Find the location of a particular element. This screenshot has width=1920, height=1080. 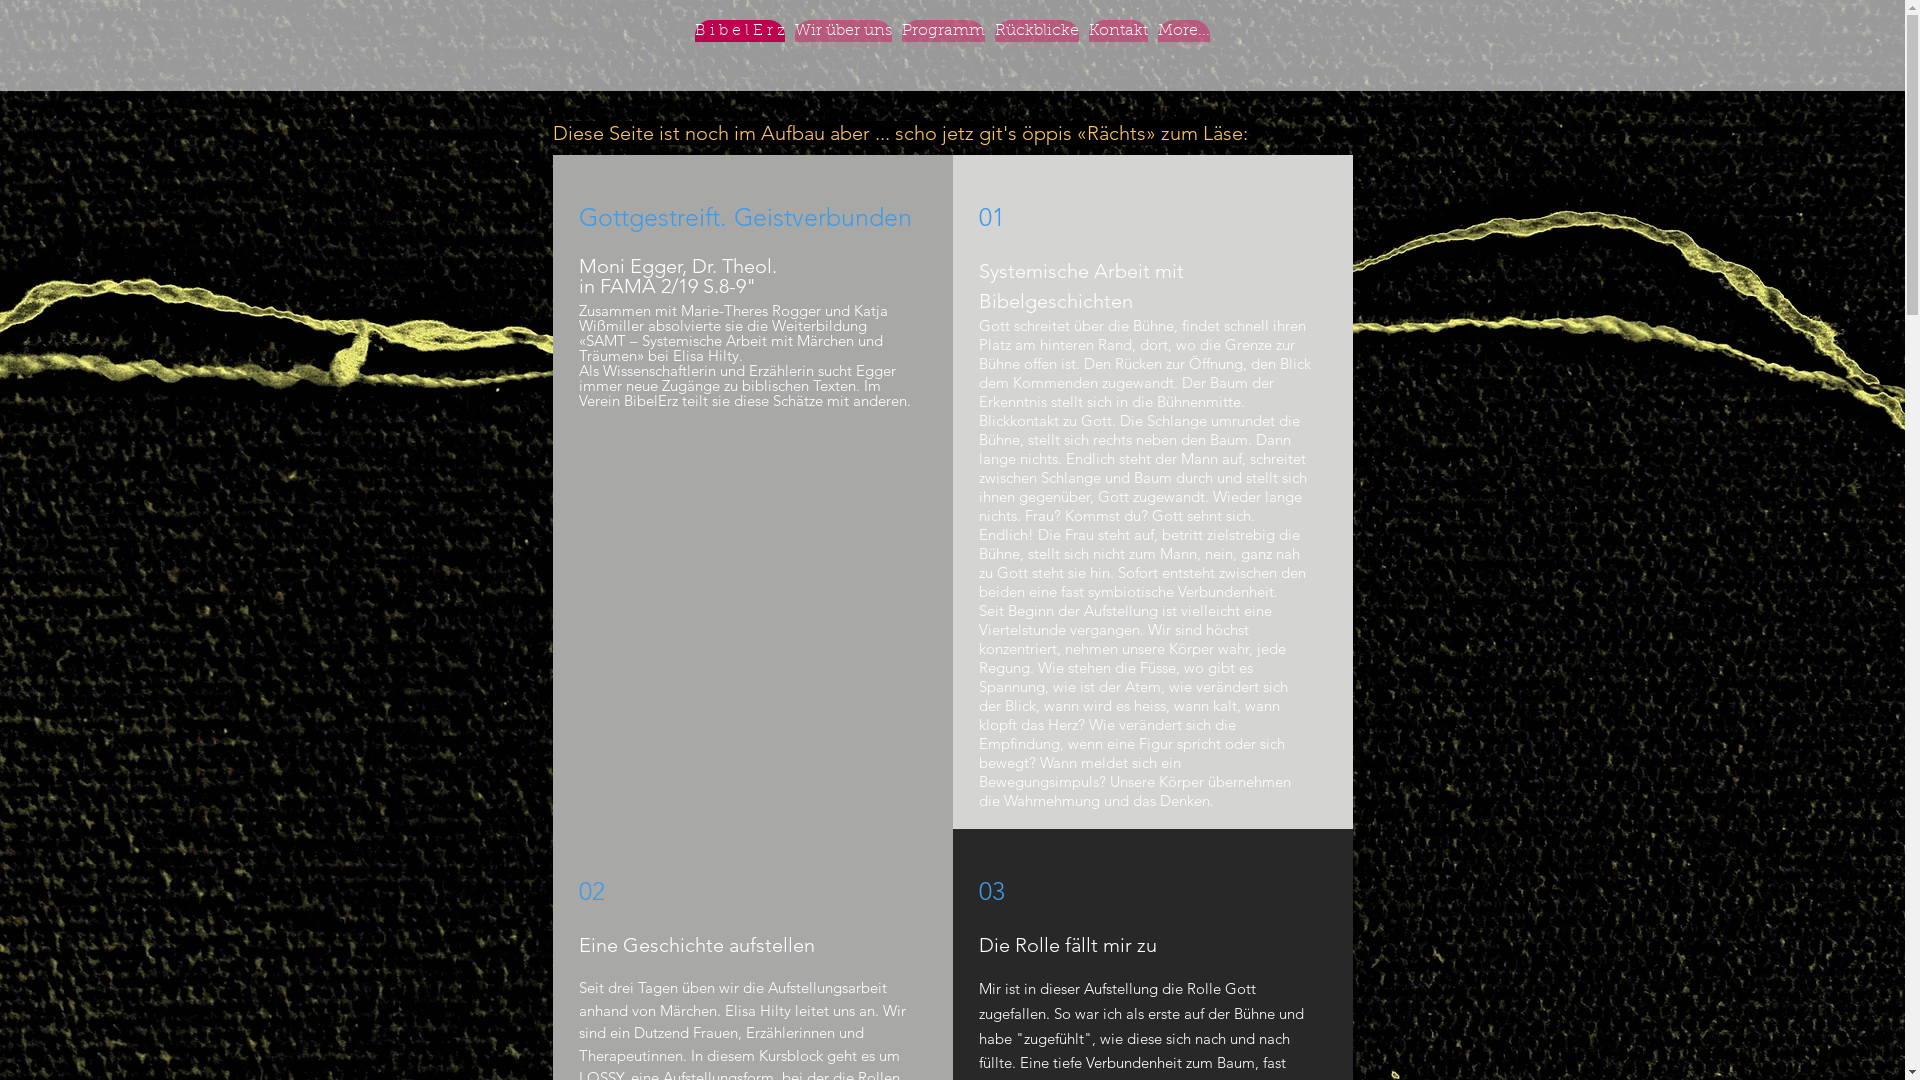

'B i b e l E r z' is located at coordinates (738, 54).